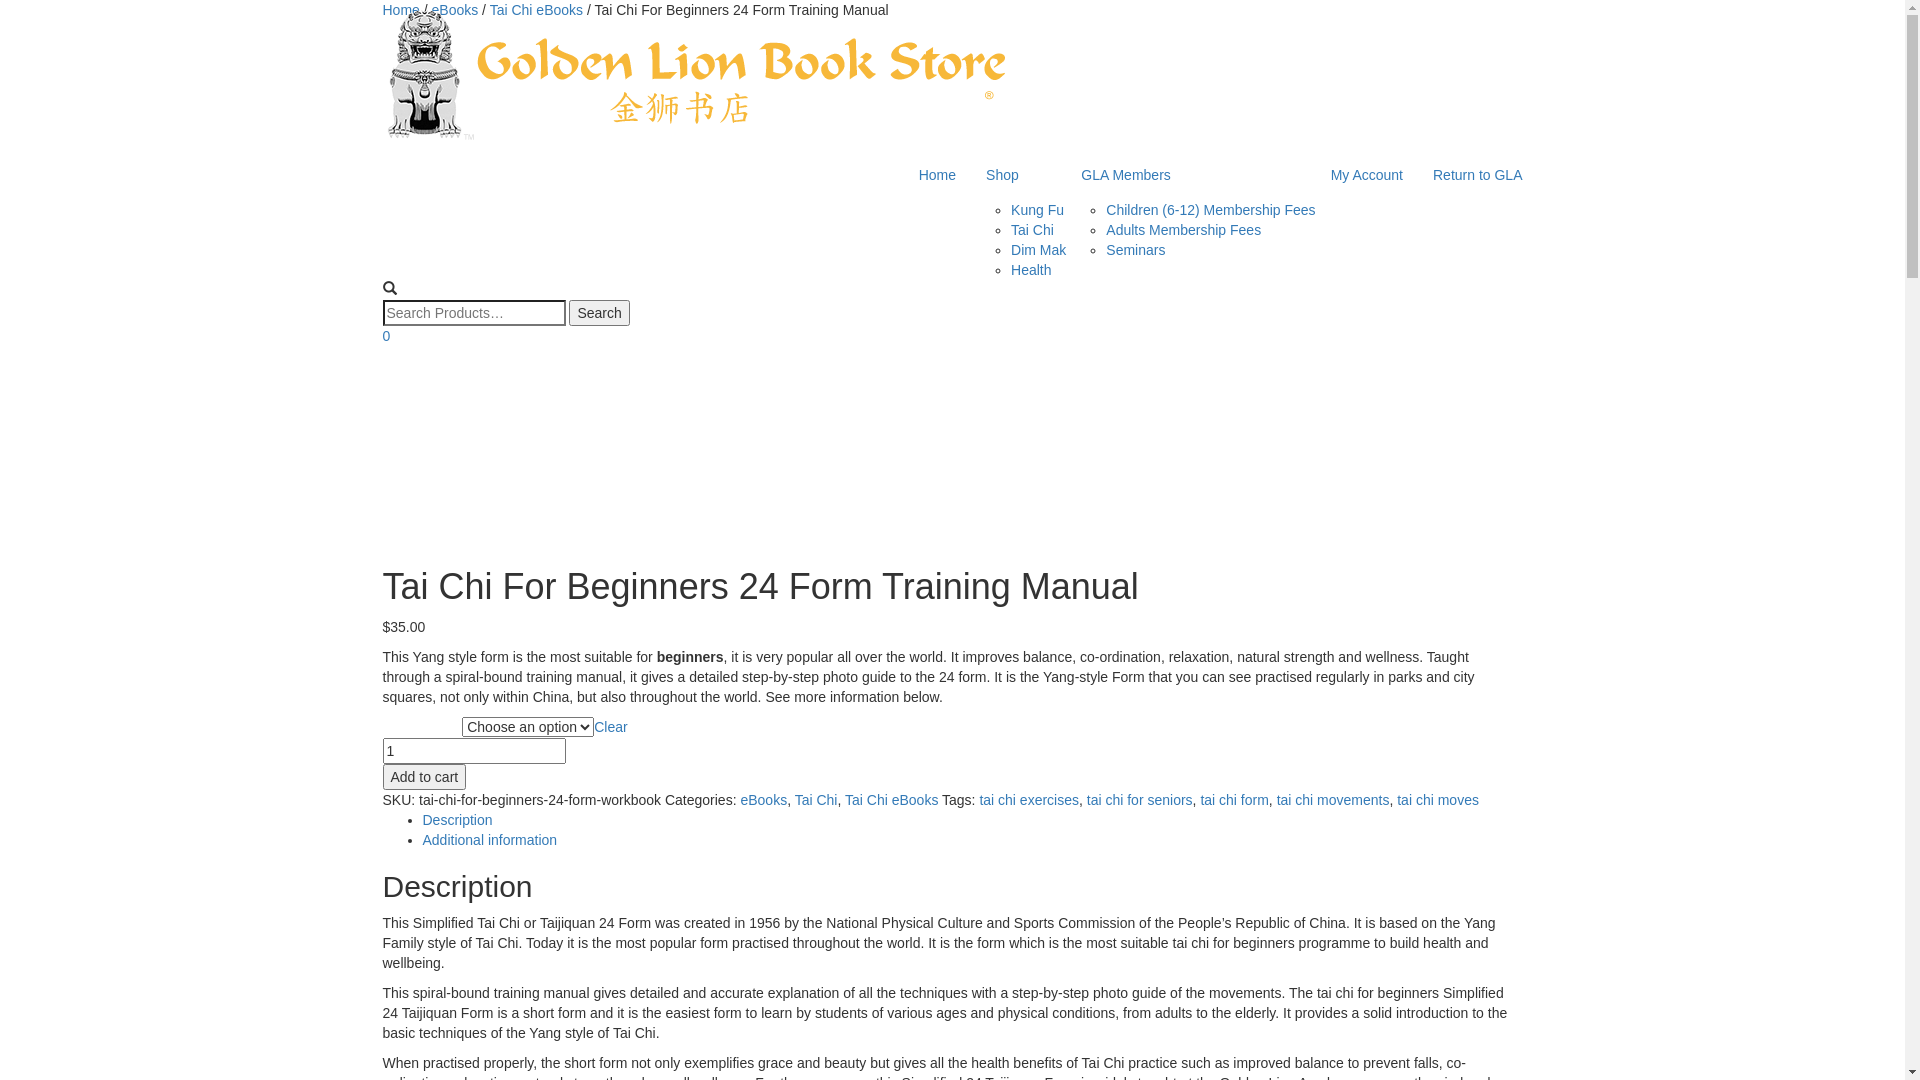 The image size is (1920, 1080). What do you see at coordinates (472, 312) in the screenshot?
I see `'Search for:'` at bounding box center [472, 312].